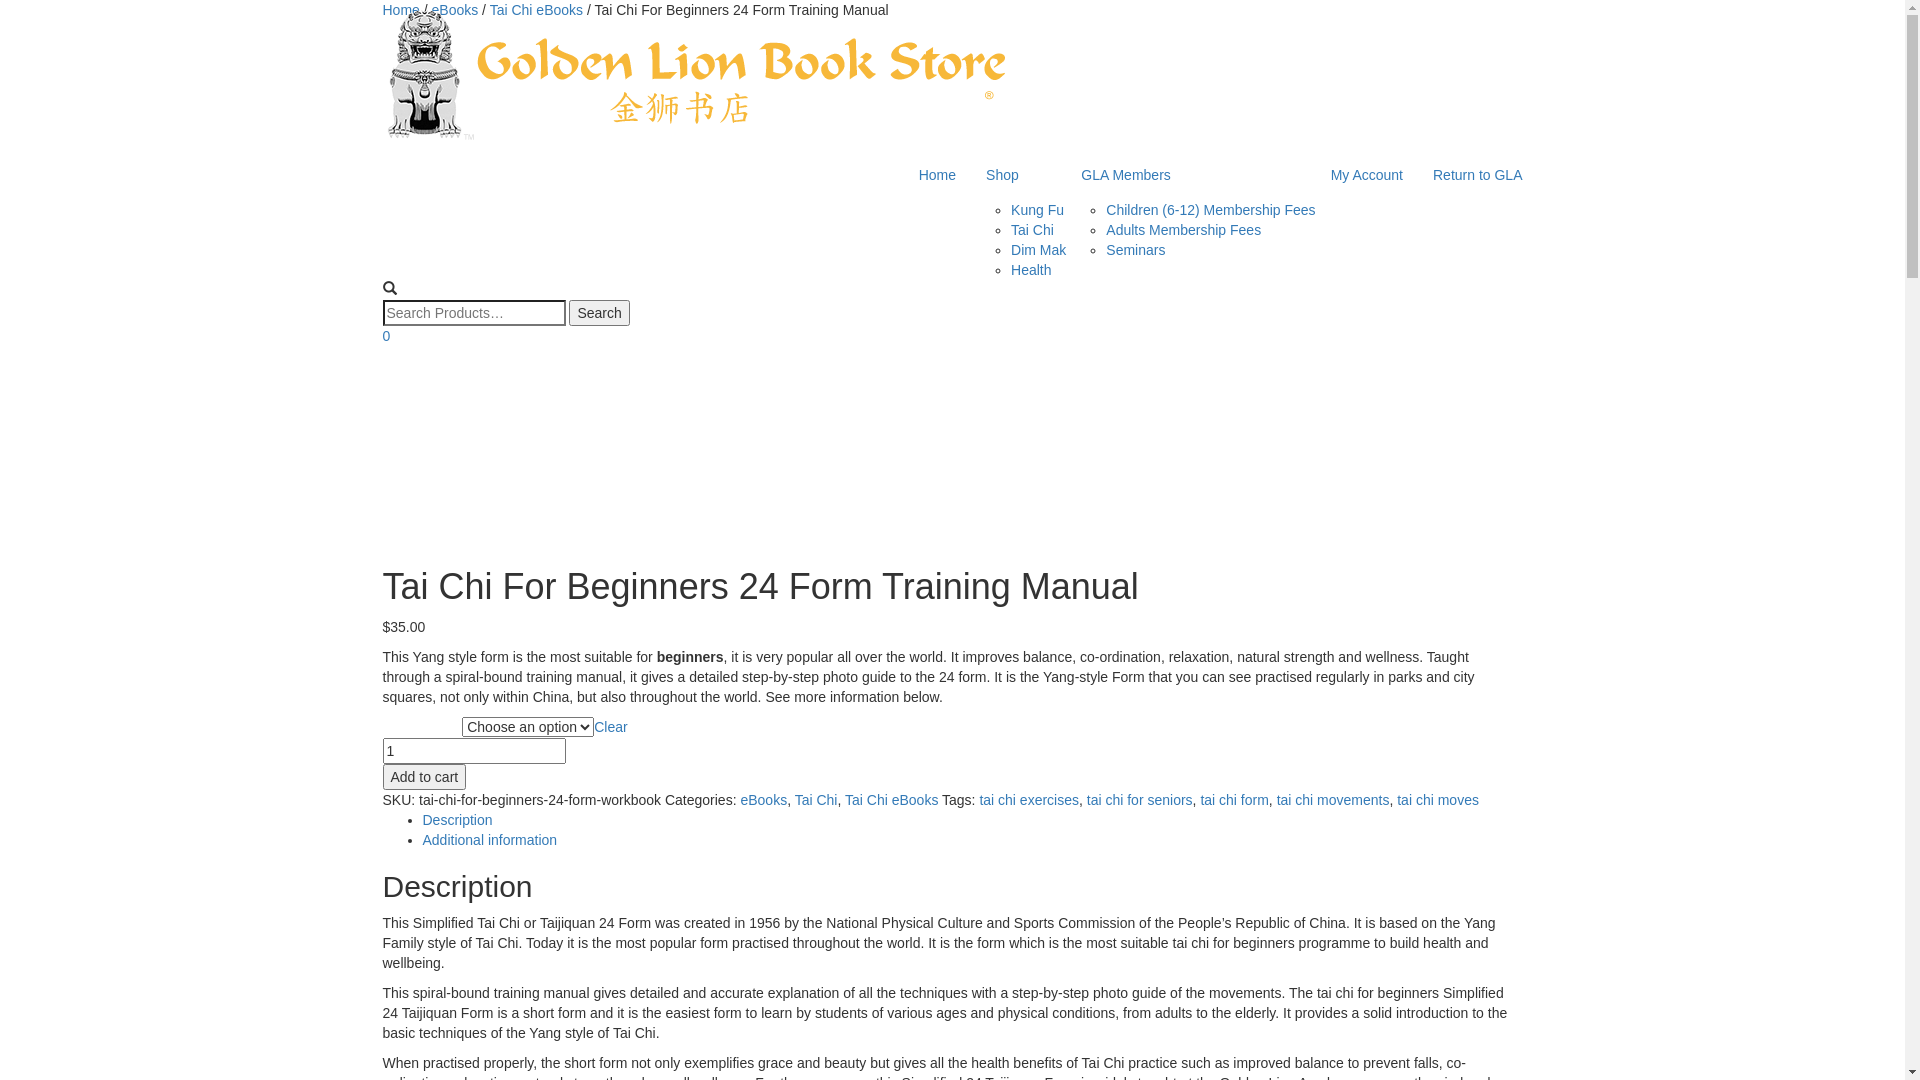 The image size is (1920, 1080). What do you see at coordinates (472, 312) in the screenshot?
I see `'Search for:'` at bounding box center [472, 312].